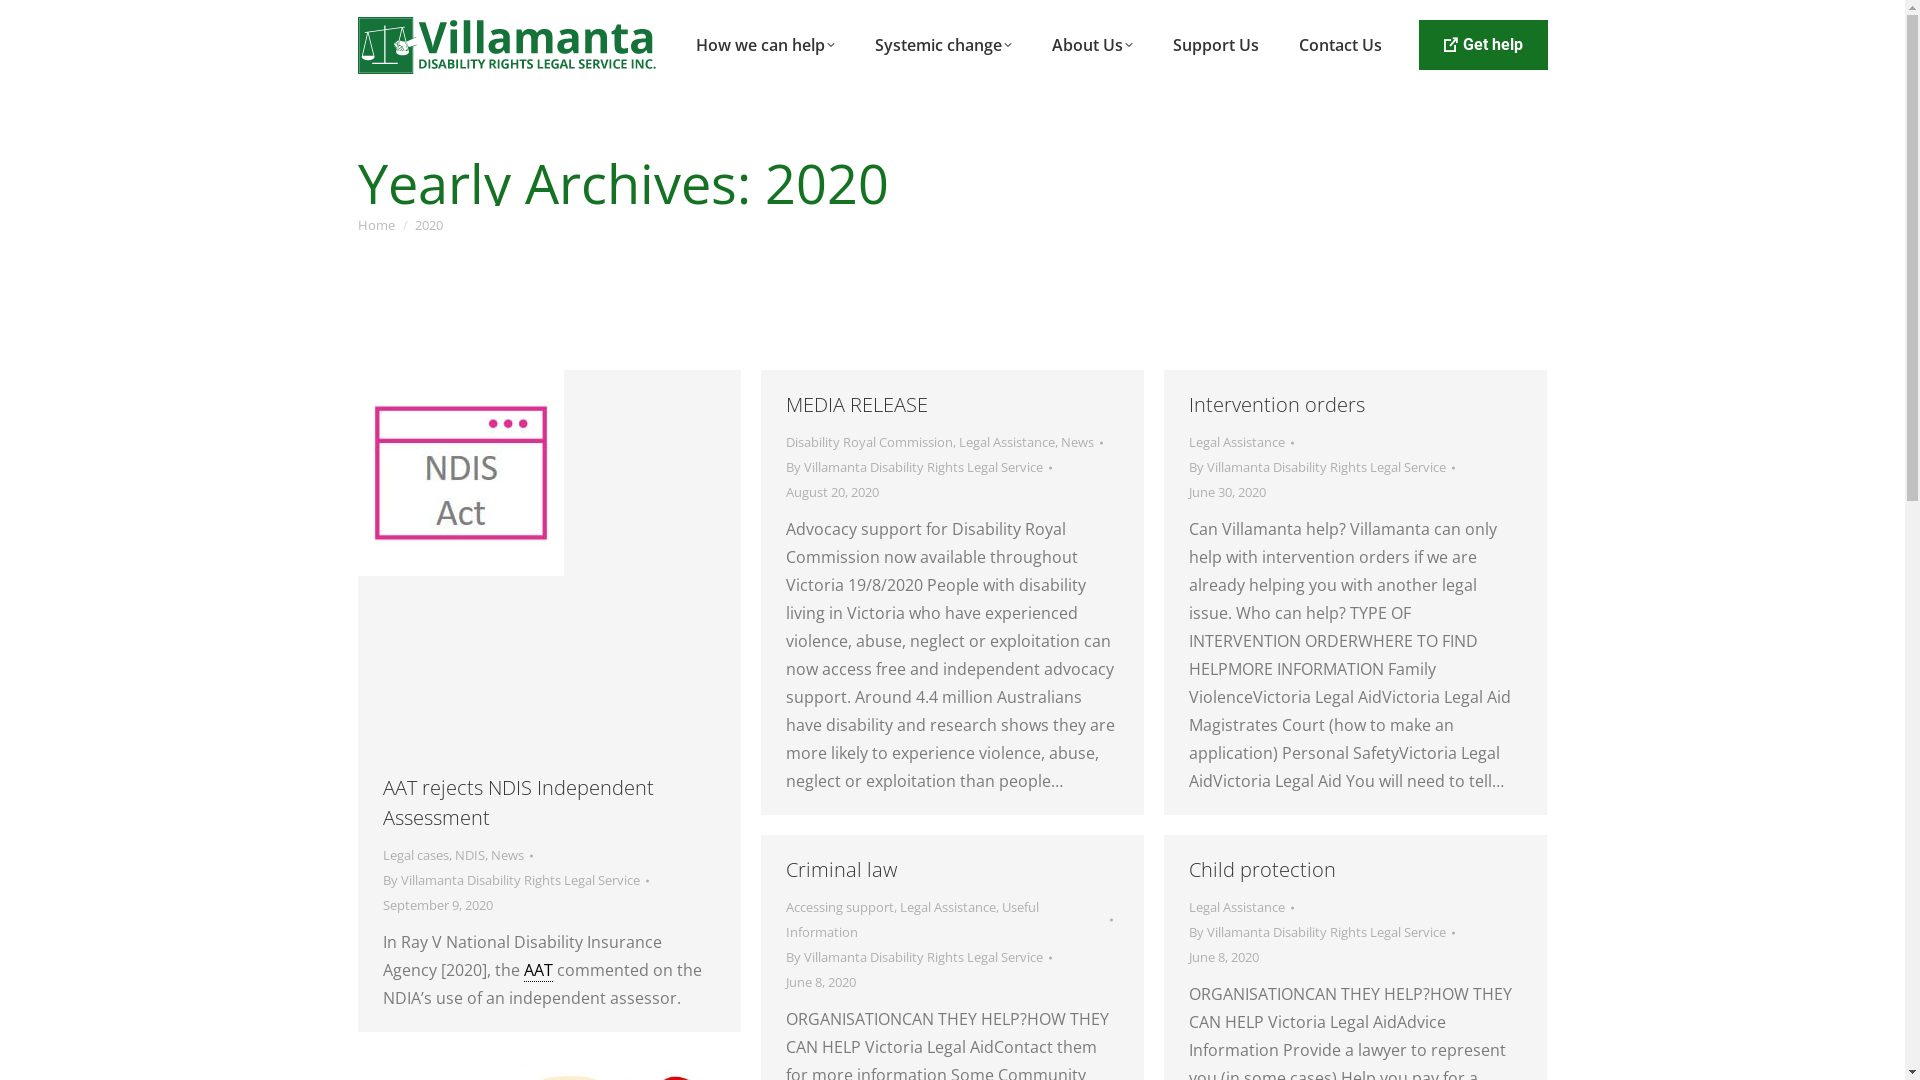  What do you see at coordinates (917, 467) in the screenshot?
I see `'By Villamanta Disability Rights Legal Service'` at bounding box center [917, 467].